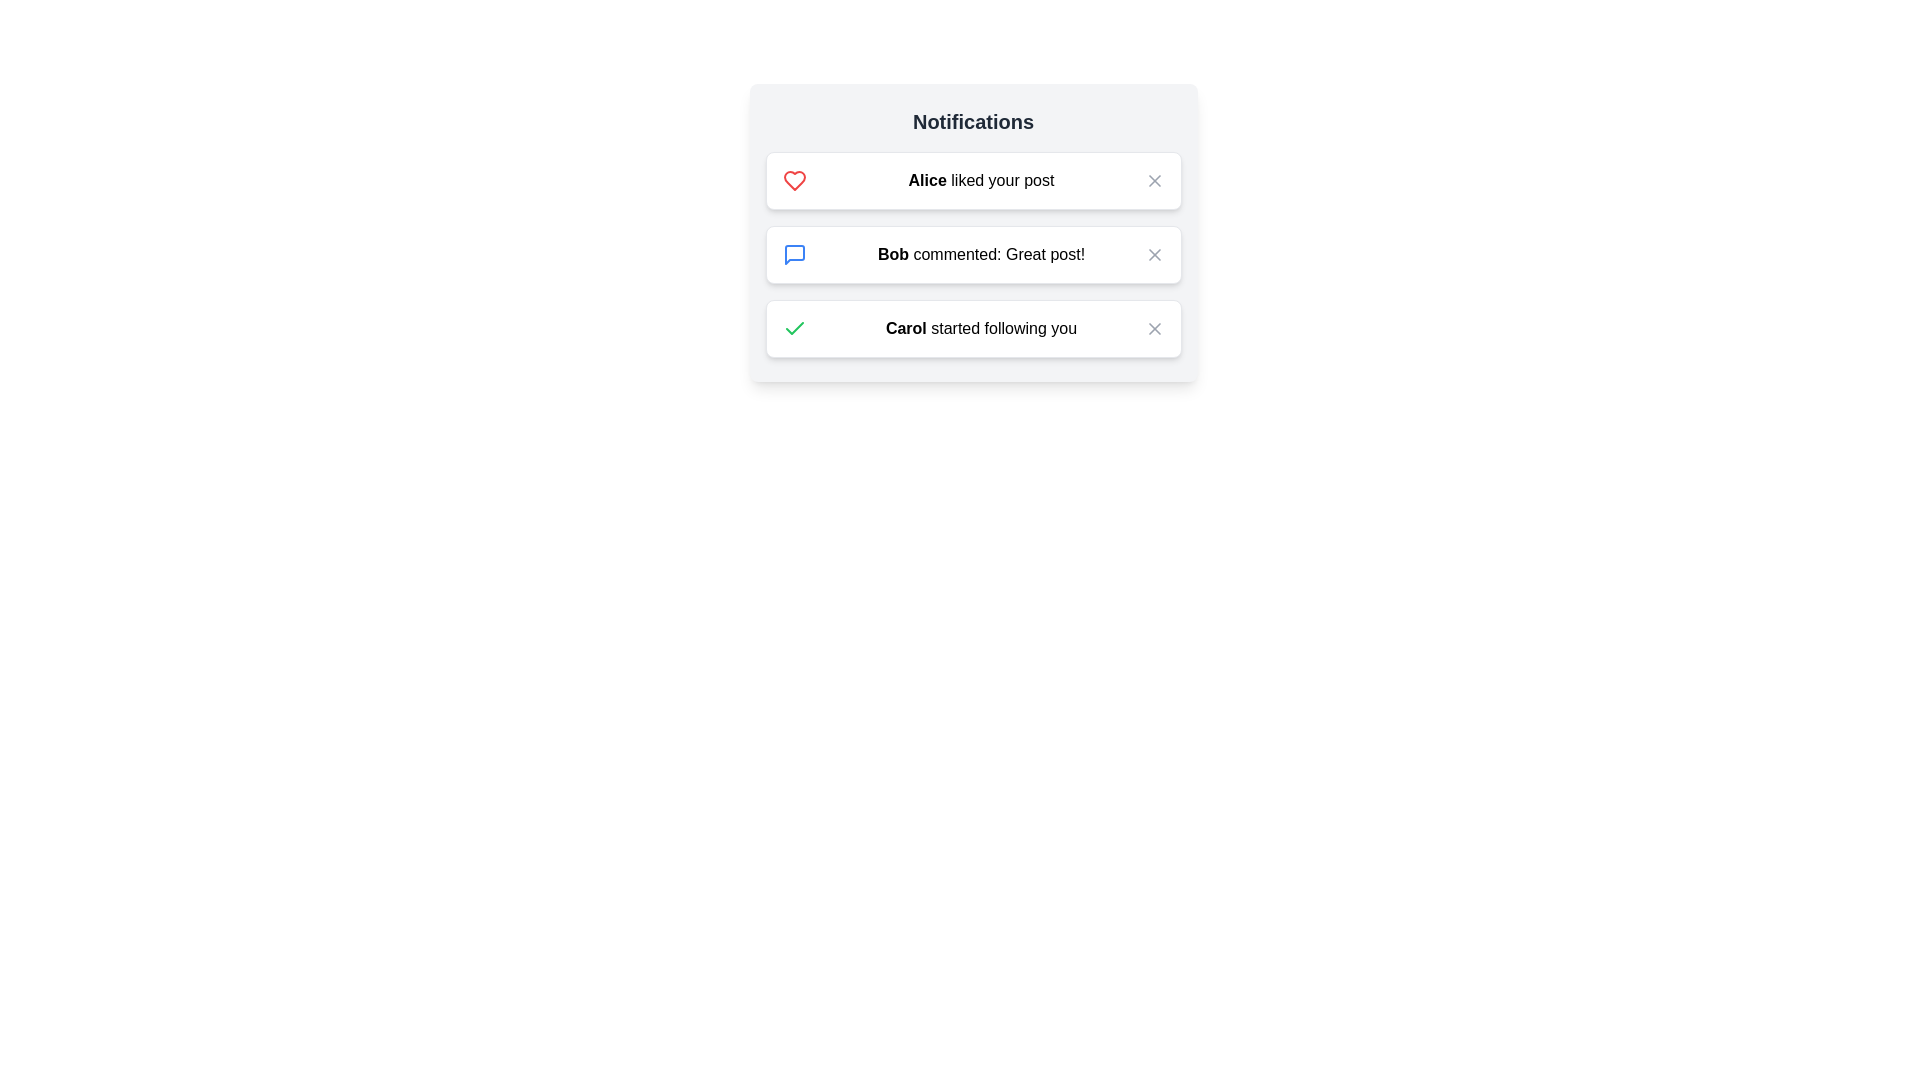 This screenshot has height=1080, width=1920. Describe the element at coordinates (973, 181) in the screenshot. I see `the notification by clicking on the notification box that displays a red heart icon, bold text 'Alice' followed by lighter text 'liked your post', and an 'X' icon at the right` at that location.